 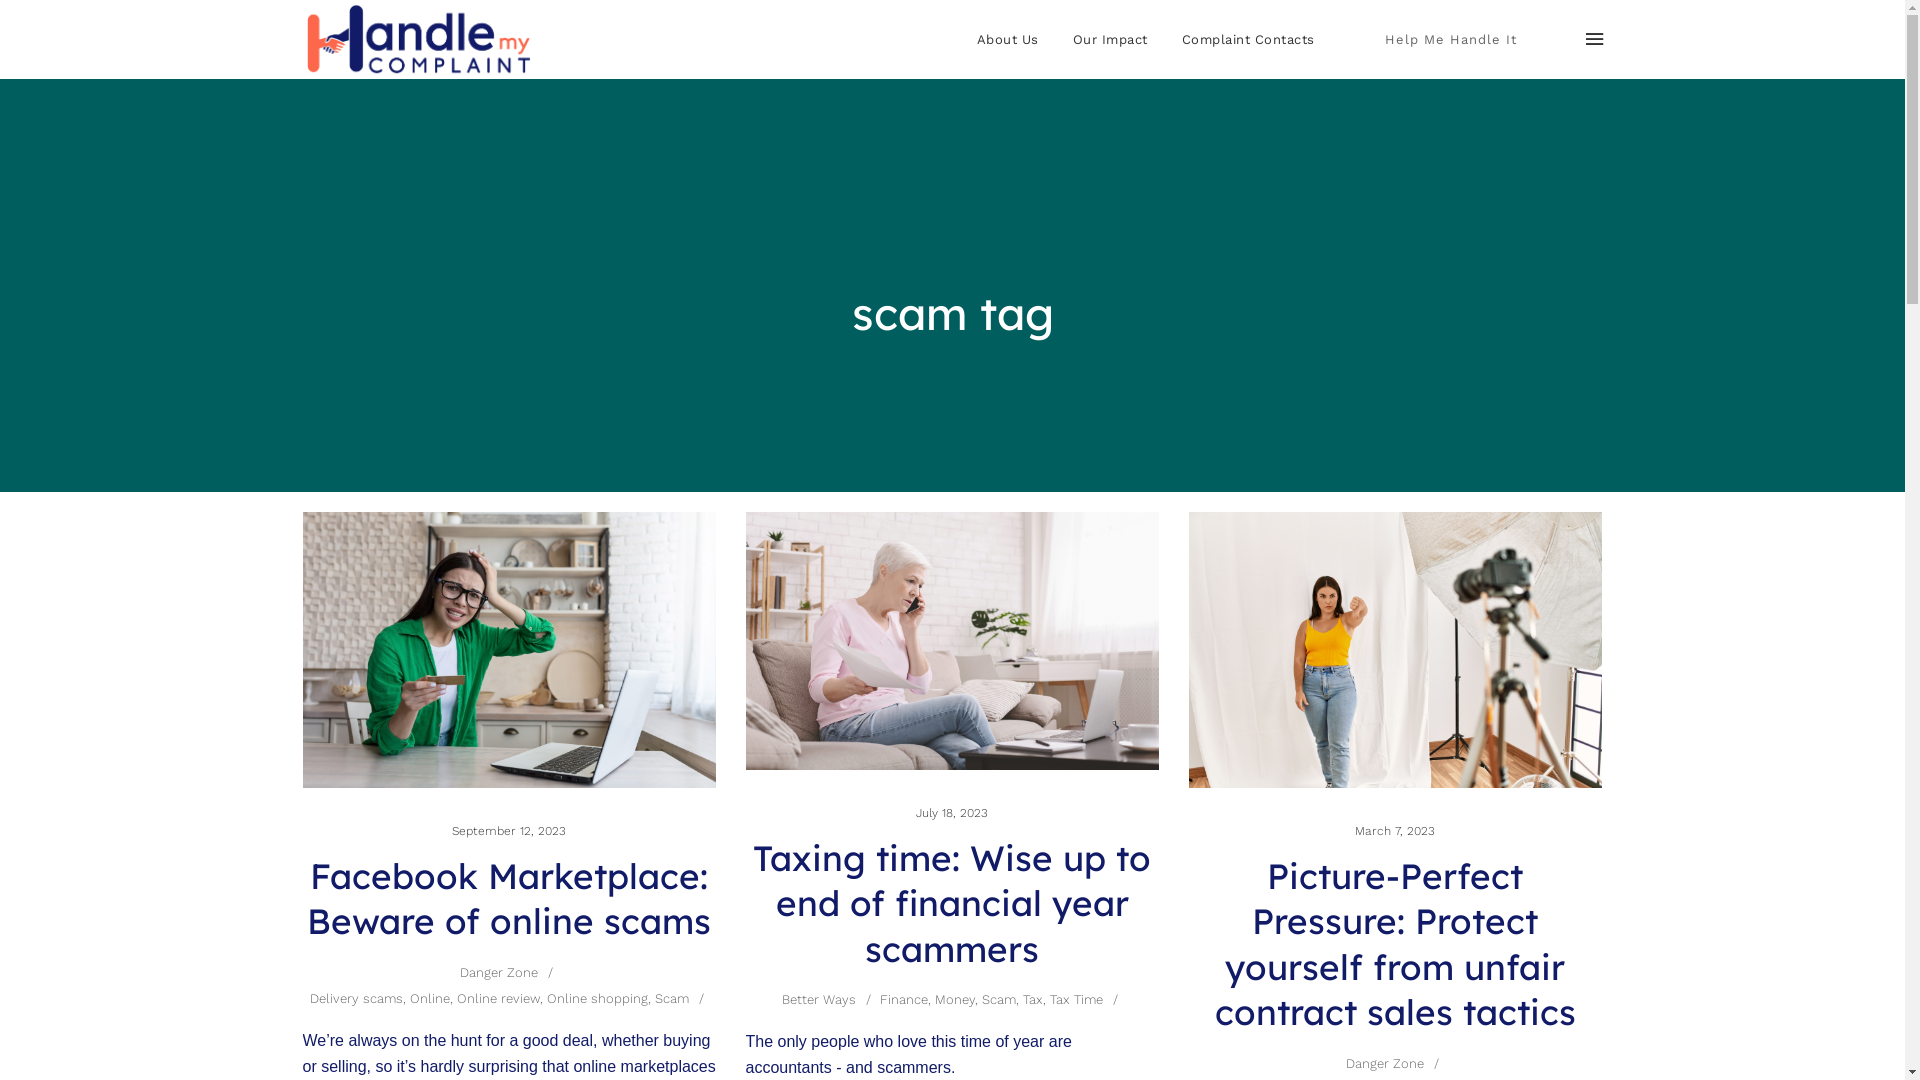 What do you see at coordinates (1032, 999) in the screenshot?
I see `'Tax'` at bounding box center [1032, 999].